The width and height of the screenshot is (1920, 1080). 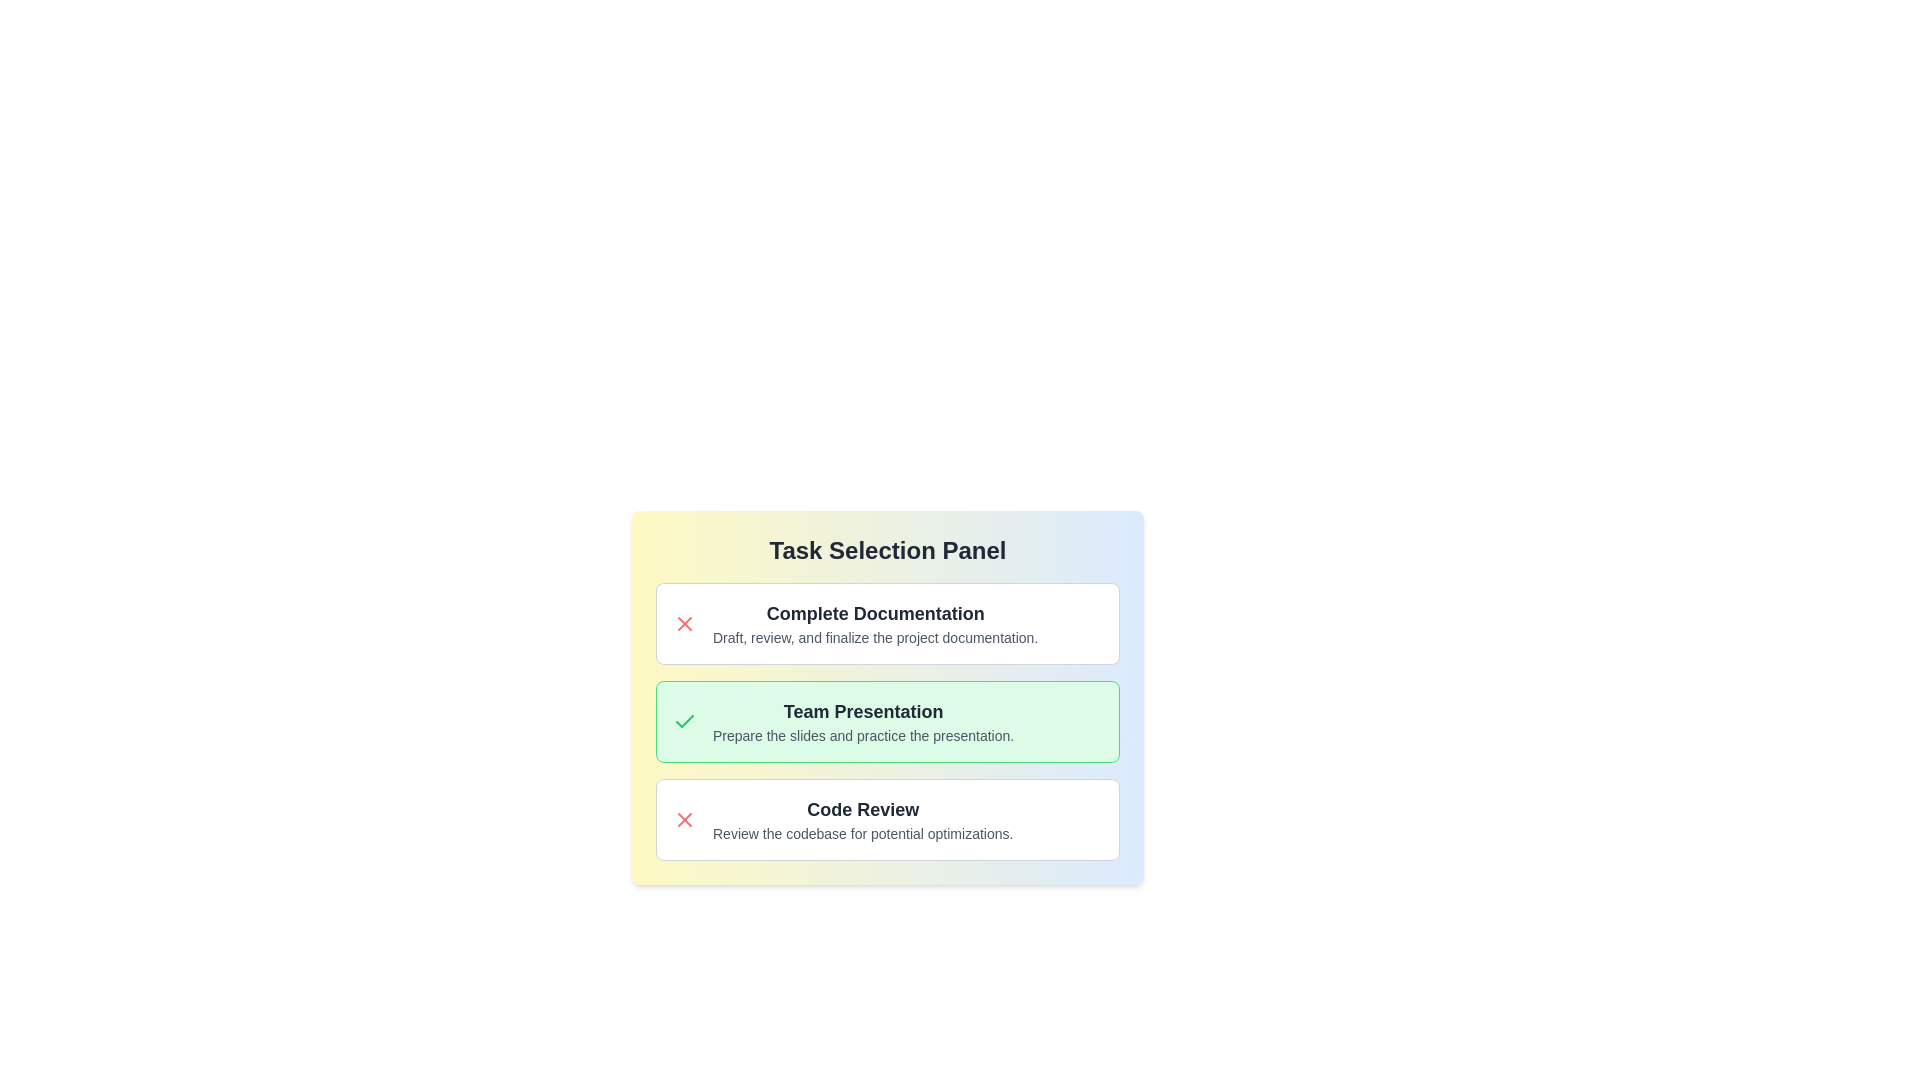 What do you see at coordinates (863, 820) in the screenshot?
I see `the informational text label that displays the task title 'Code Review' and its description 'Review the codebase for potential optimizations.'` at bounding box center [863, 820].